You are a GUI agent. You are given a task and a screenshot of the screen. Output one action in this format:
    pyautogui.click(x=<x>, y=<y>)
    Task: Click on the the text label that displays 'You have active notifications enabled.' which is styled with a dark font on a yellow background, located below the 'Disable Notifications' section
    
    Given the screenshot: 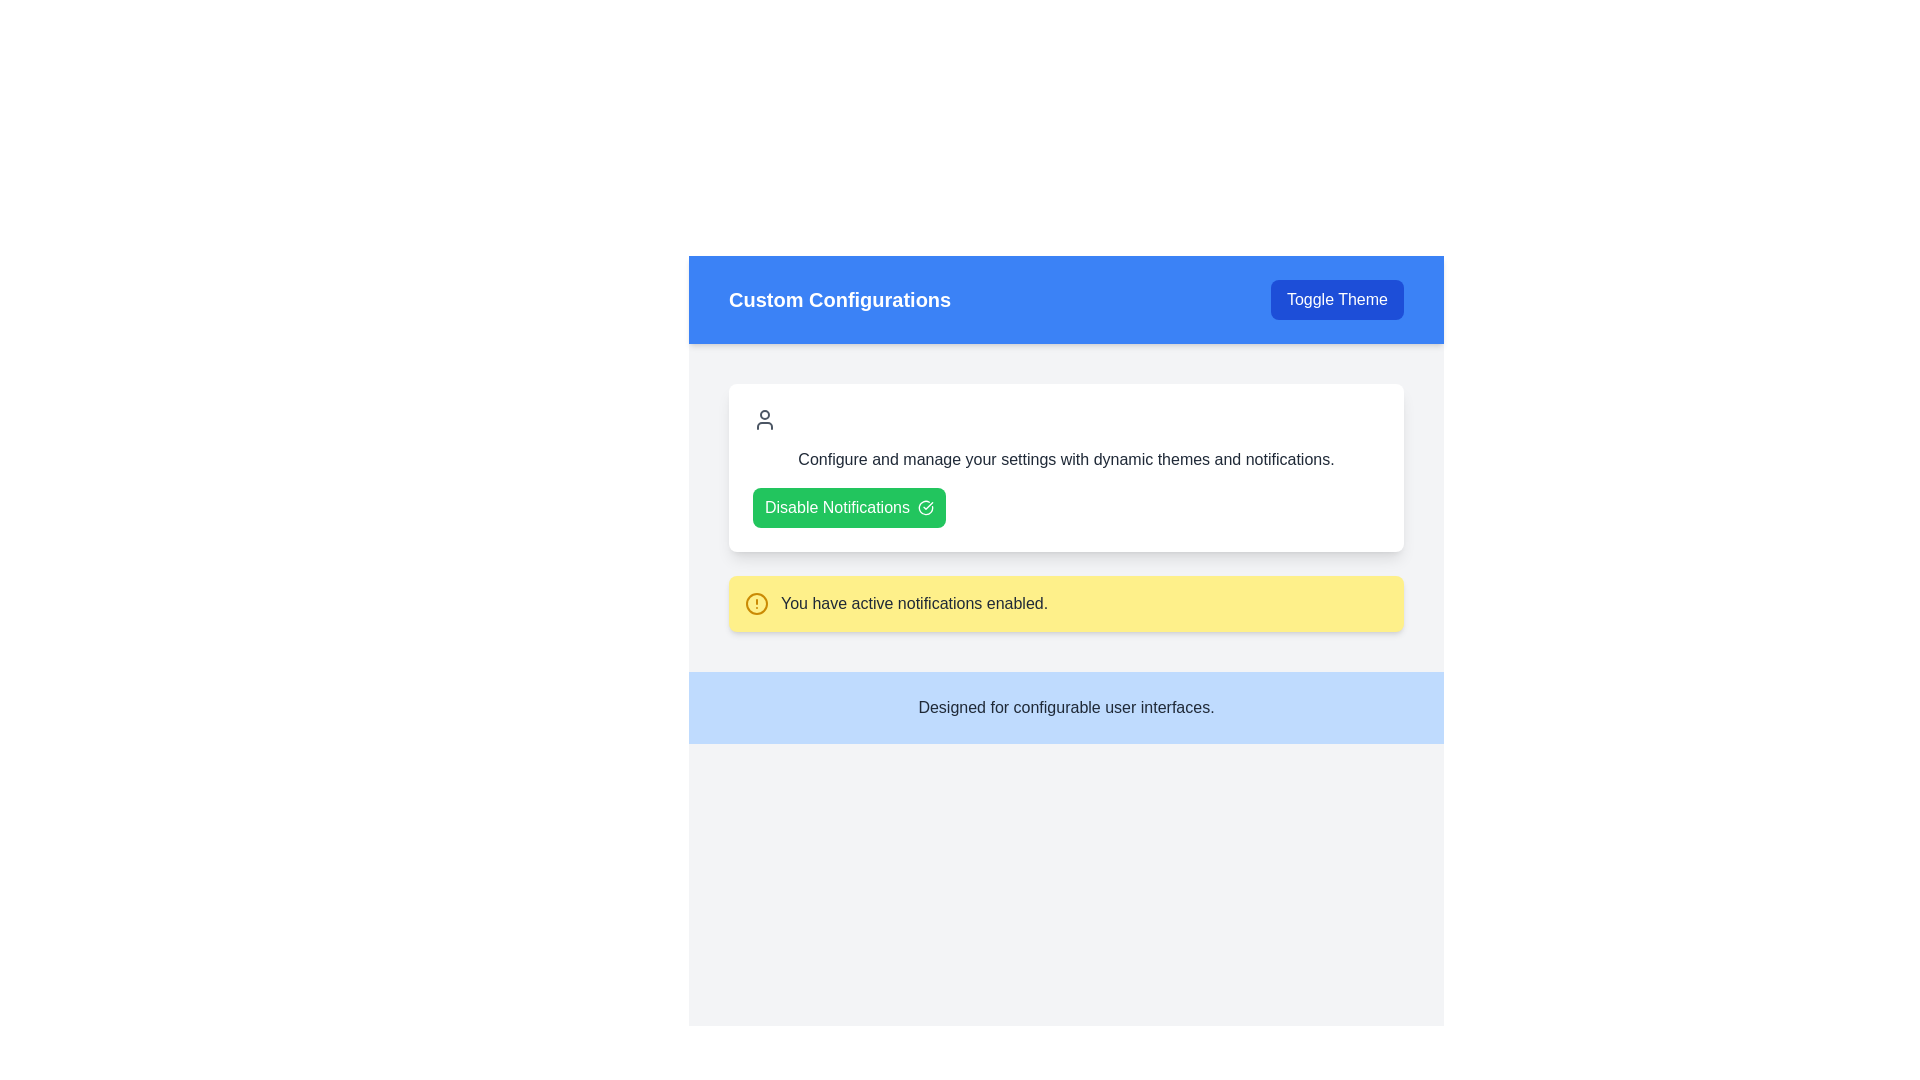 What is the action you would take?
    pyautogui.click(x=913, y=603)
    